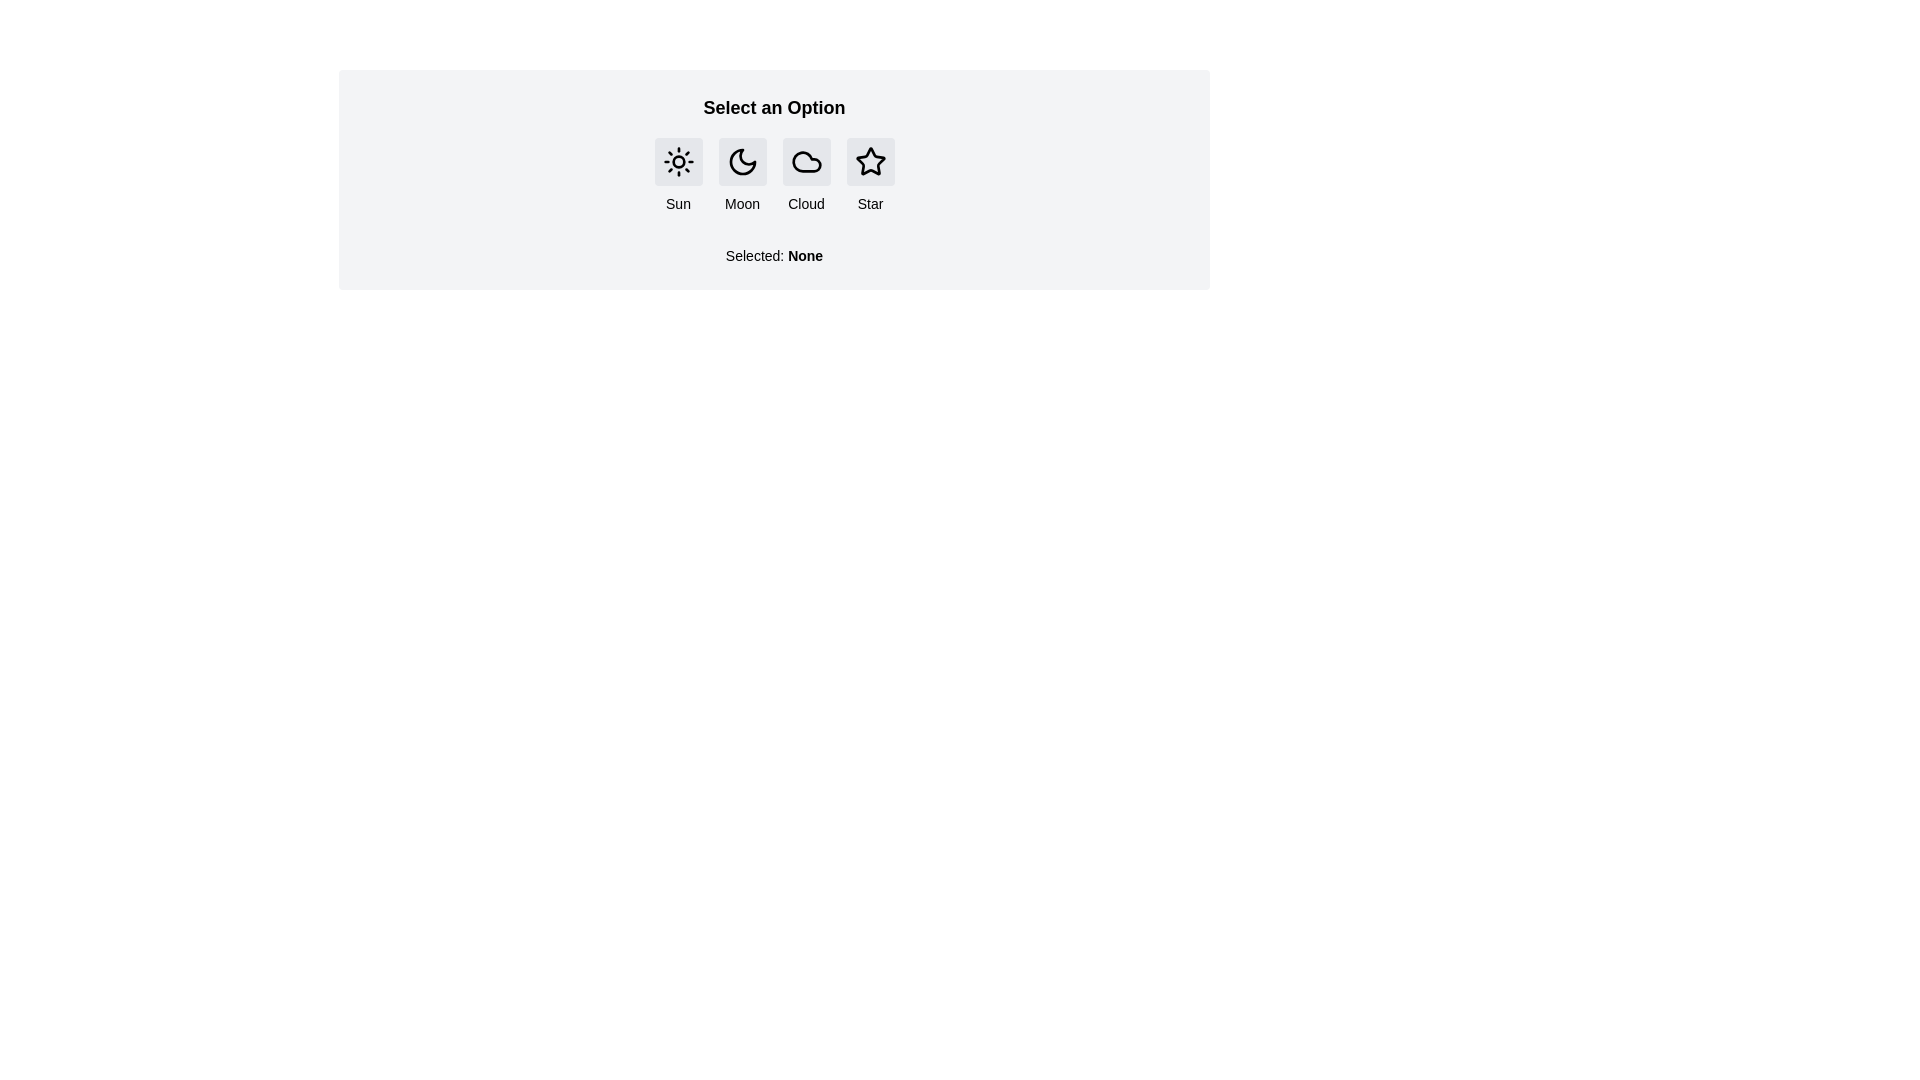 Image resolution: width=1920 pixels, height=1080 pixels. I want to click on the label of the selectable option representing the Sun, which is the first option in a horizontal list of four options: Sun, Moon, Cloud, and Star, so click(678, 175).